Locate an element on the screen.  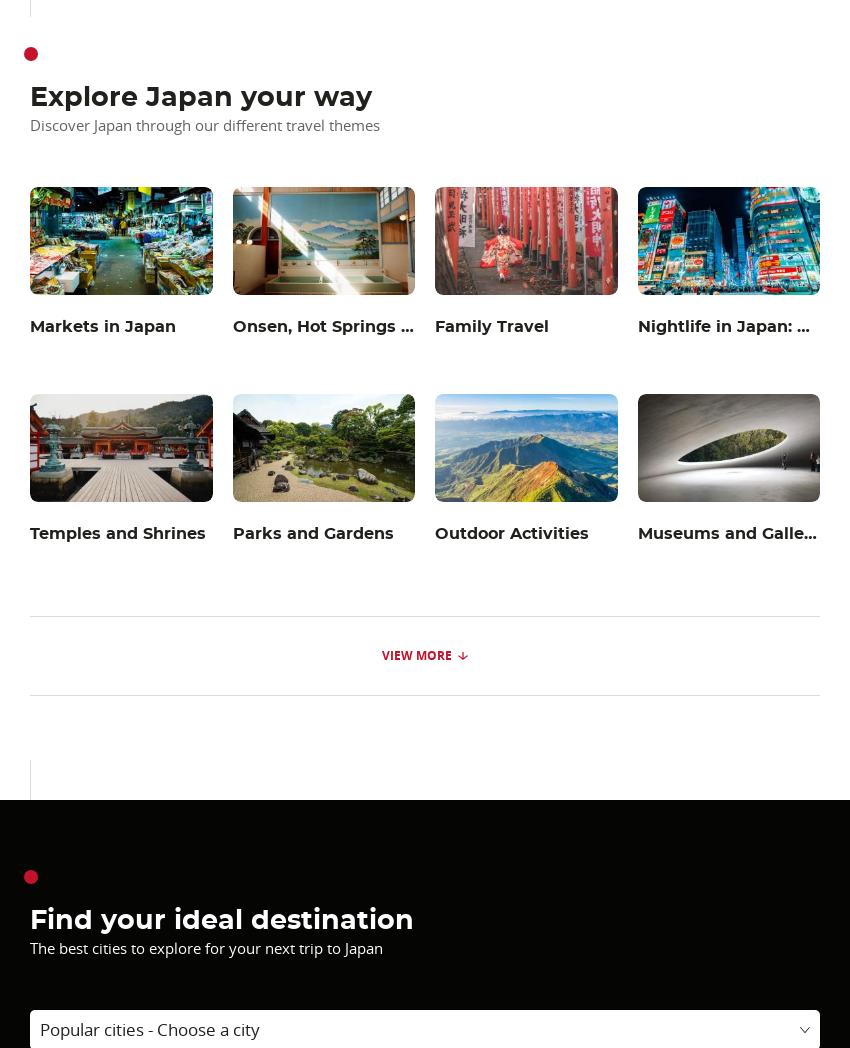
'The best cities to explore for your next trip to Japan' is located at coordinates (205, 947).